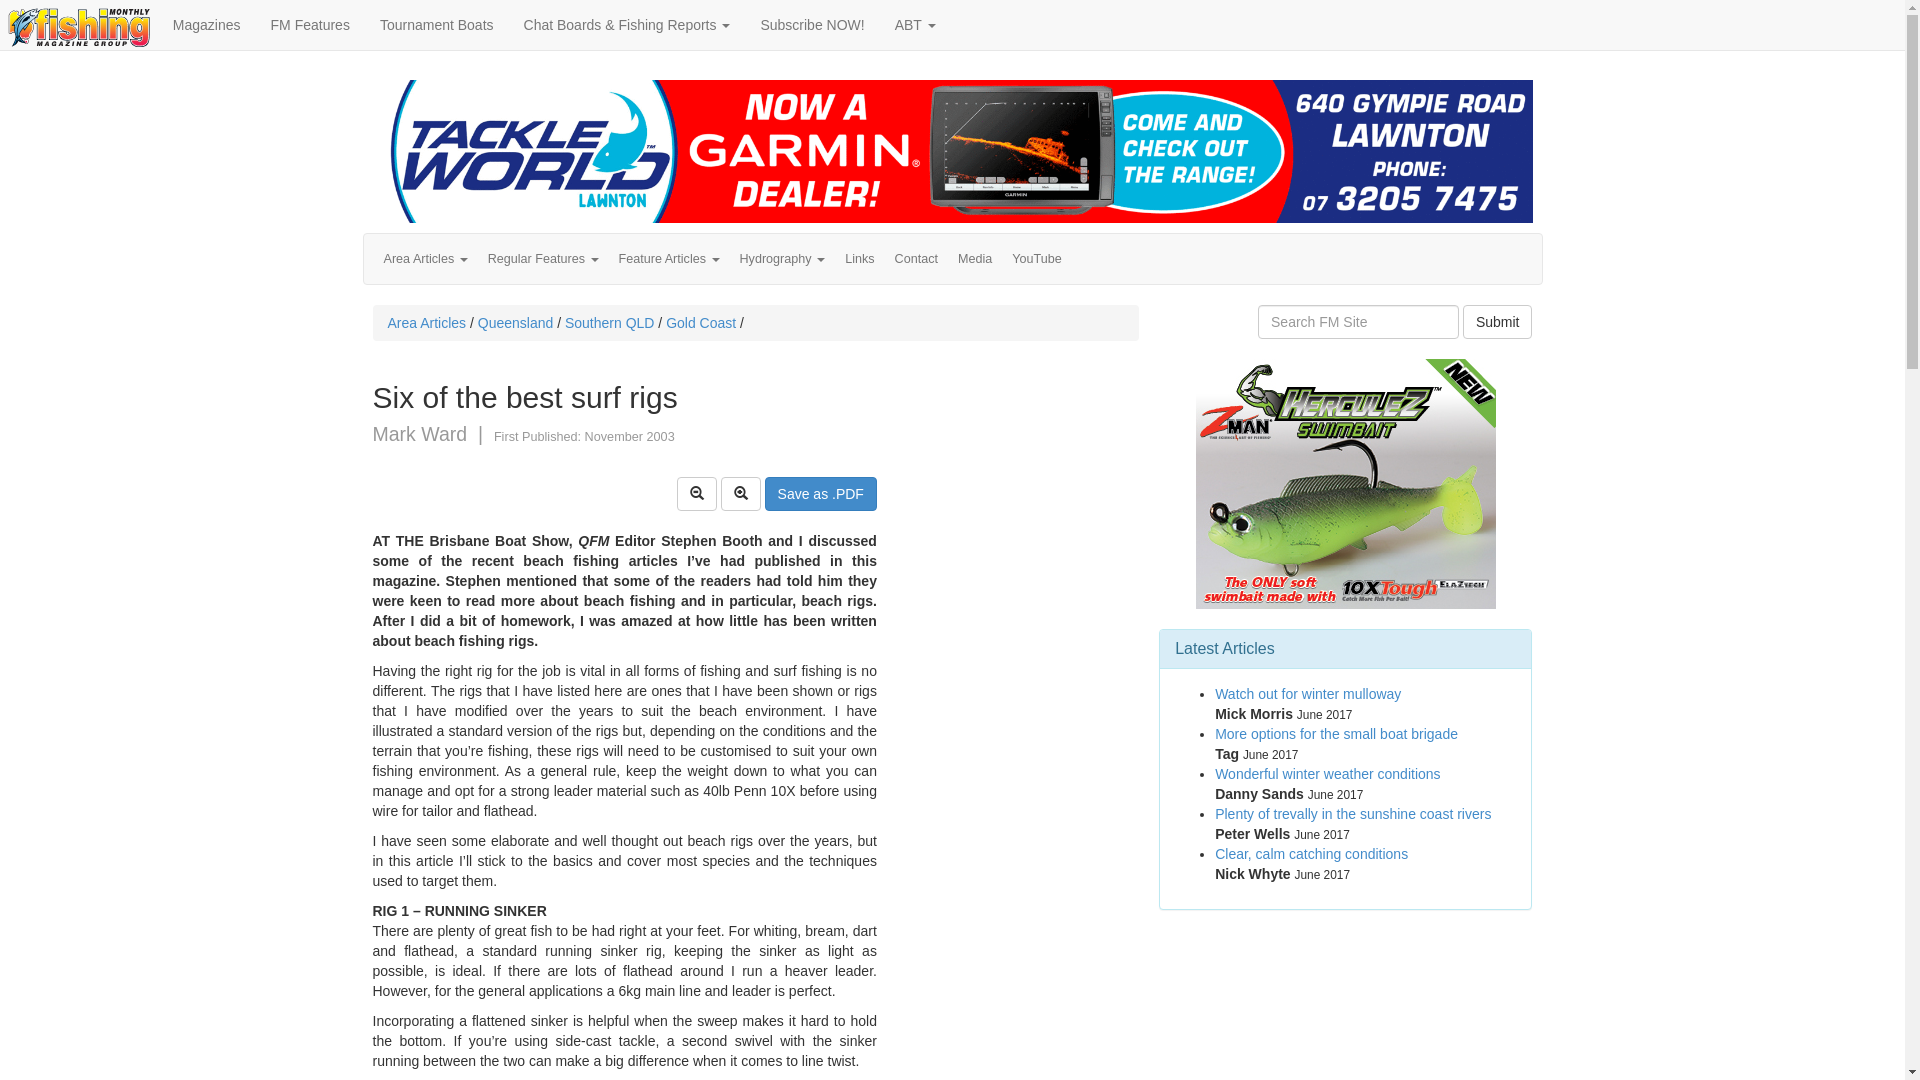  I want to click on 'Tournament Boats', so click(435, 24).